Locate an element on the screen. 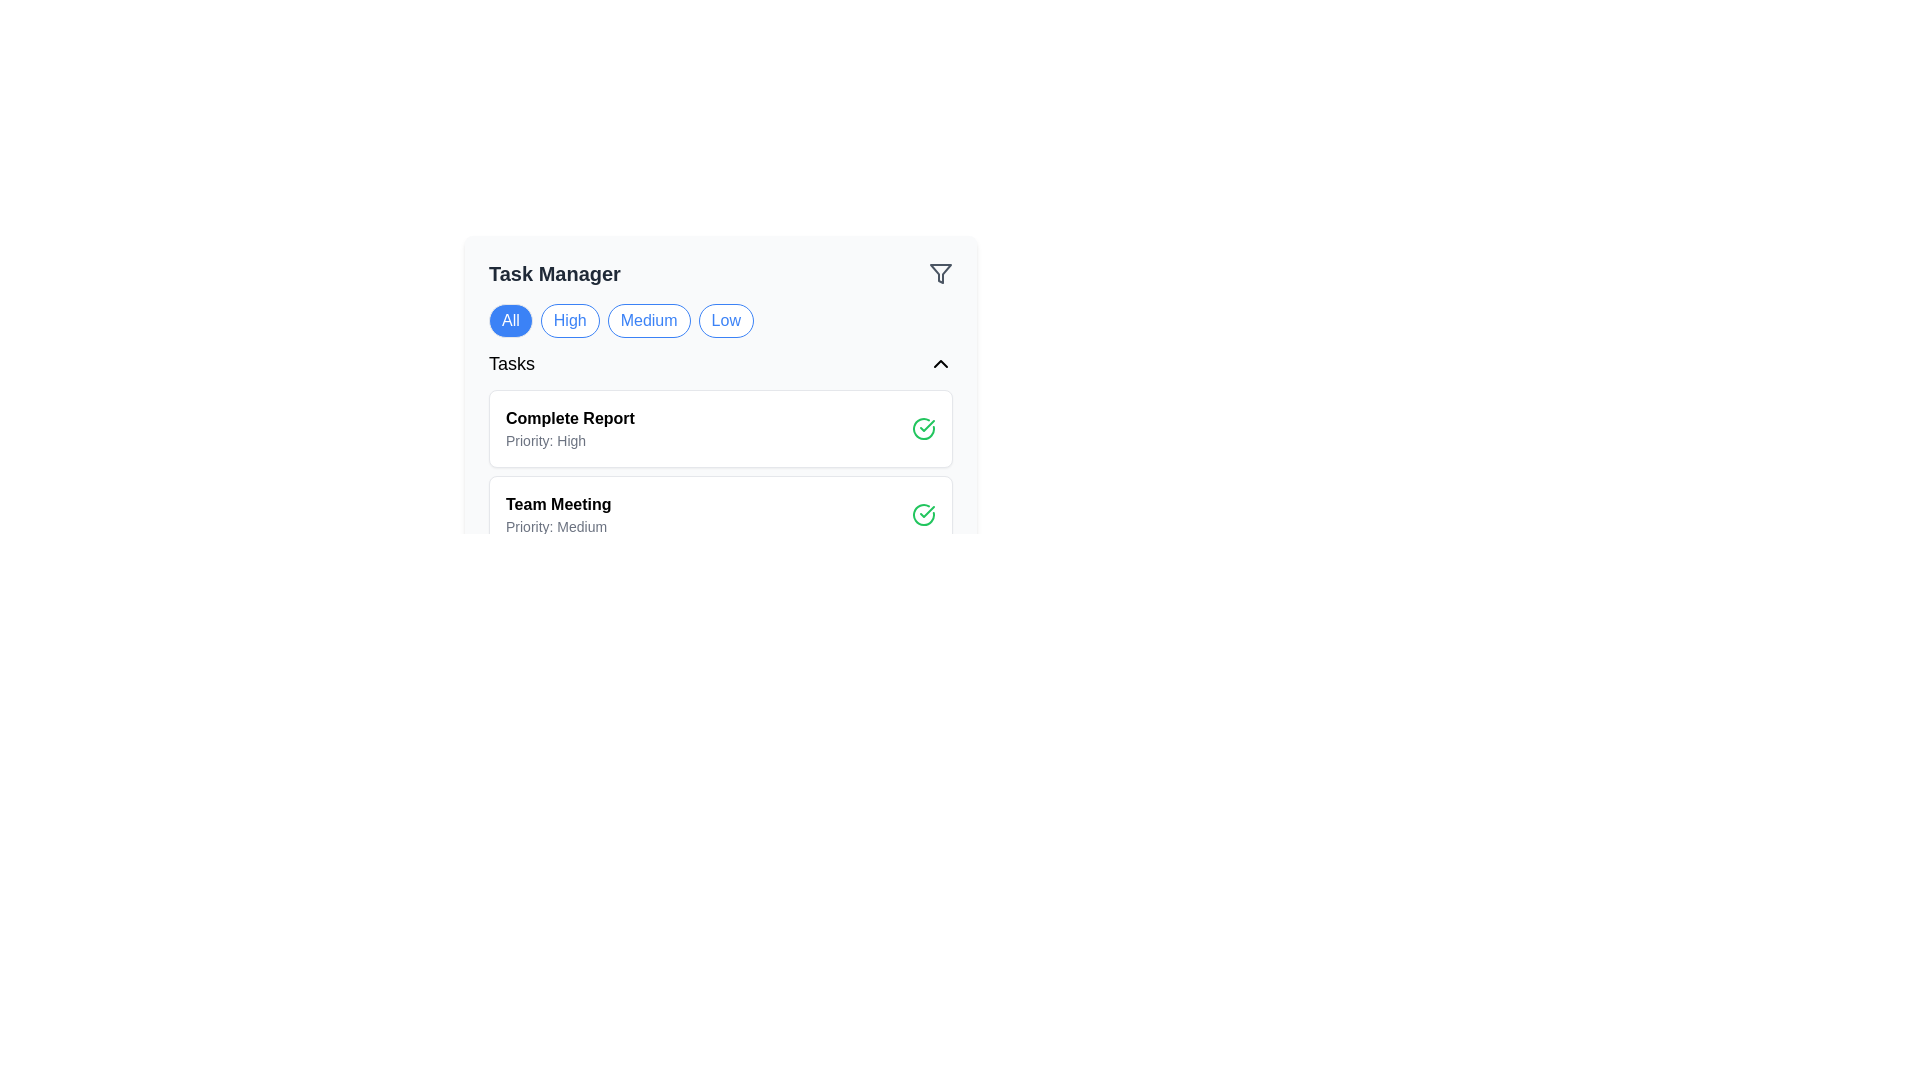 The width and height of the screenshot is (1920, 1080). the triangular filter icon in the top-right corner of the task manager interface, which is part of an SVG graphic element indicating filtering functionality is located at coordinates (939, 273).